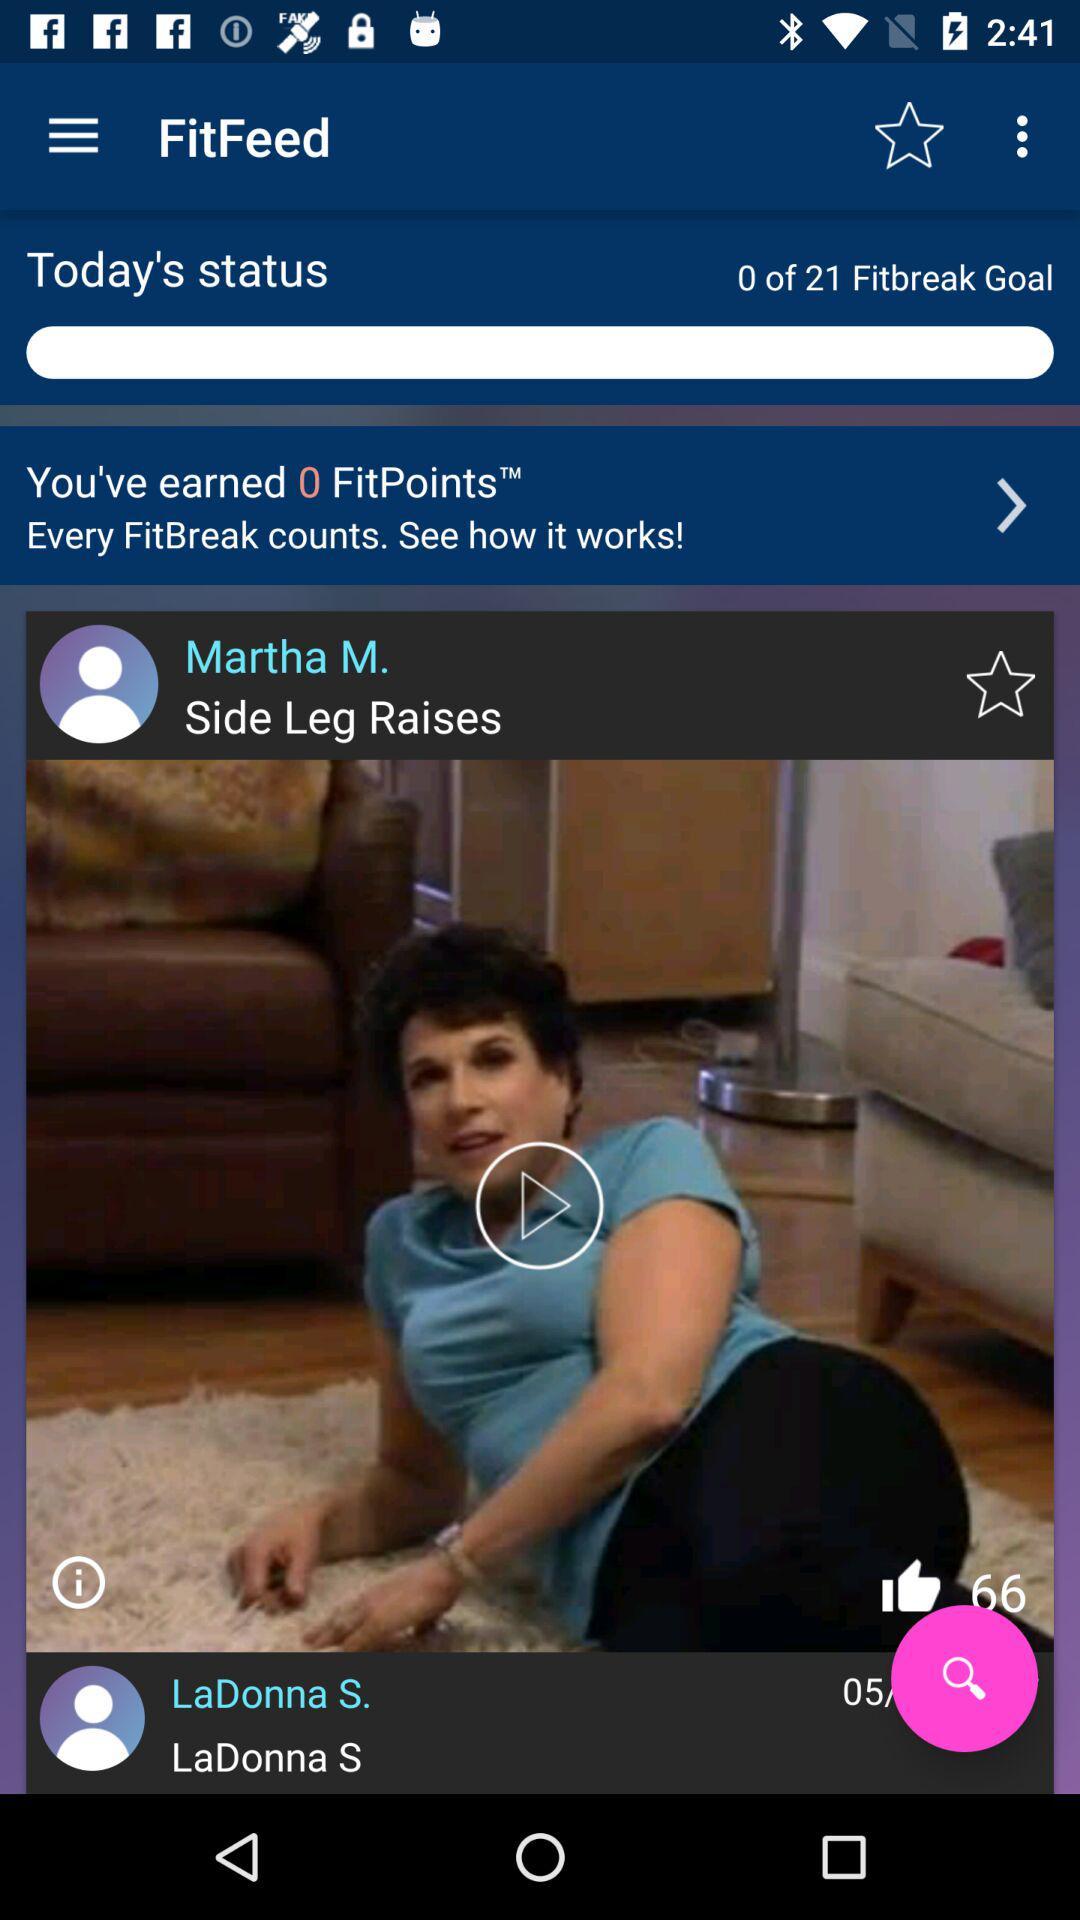  I want to click on search tool, so click(963, 1678).